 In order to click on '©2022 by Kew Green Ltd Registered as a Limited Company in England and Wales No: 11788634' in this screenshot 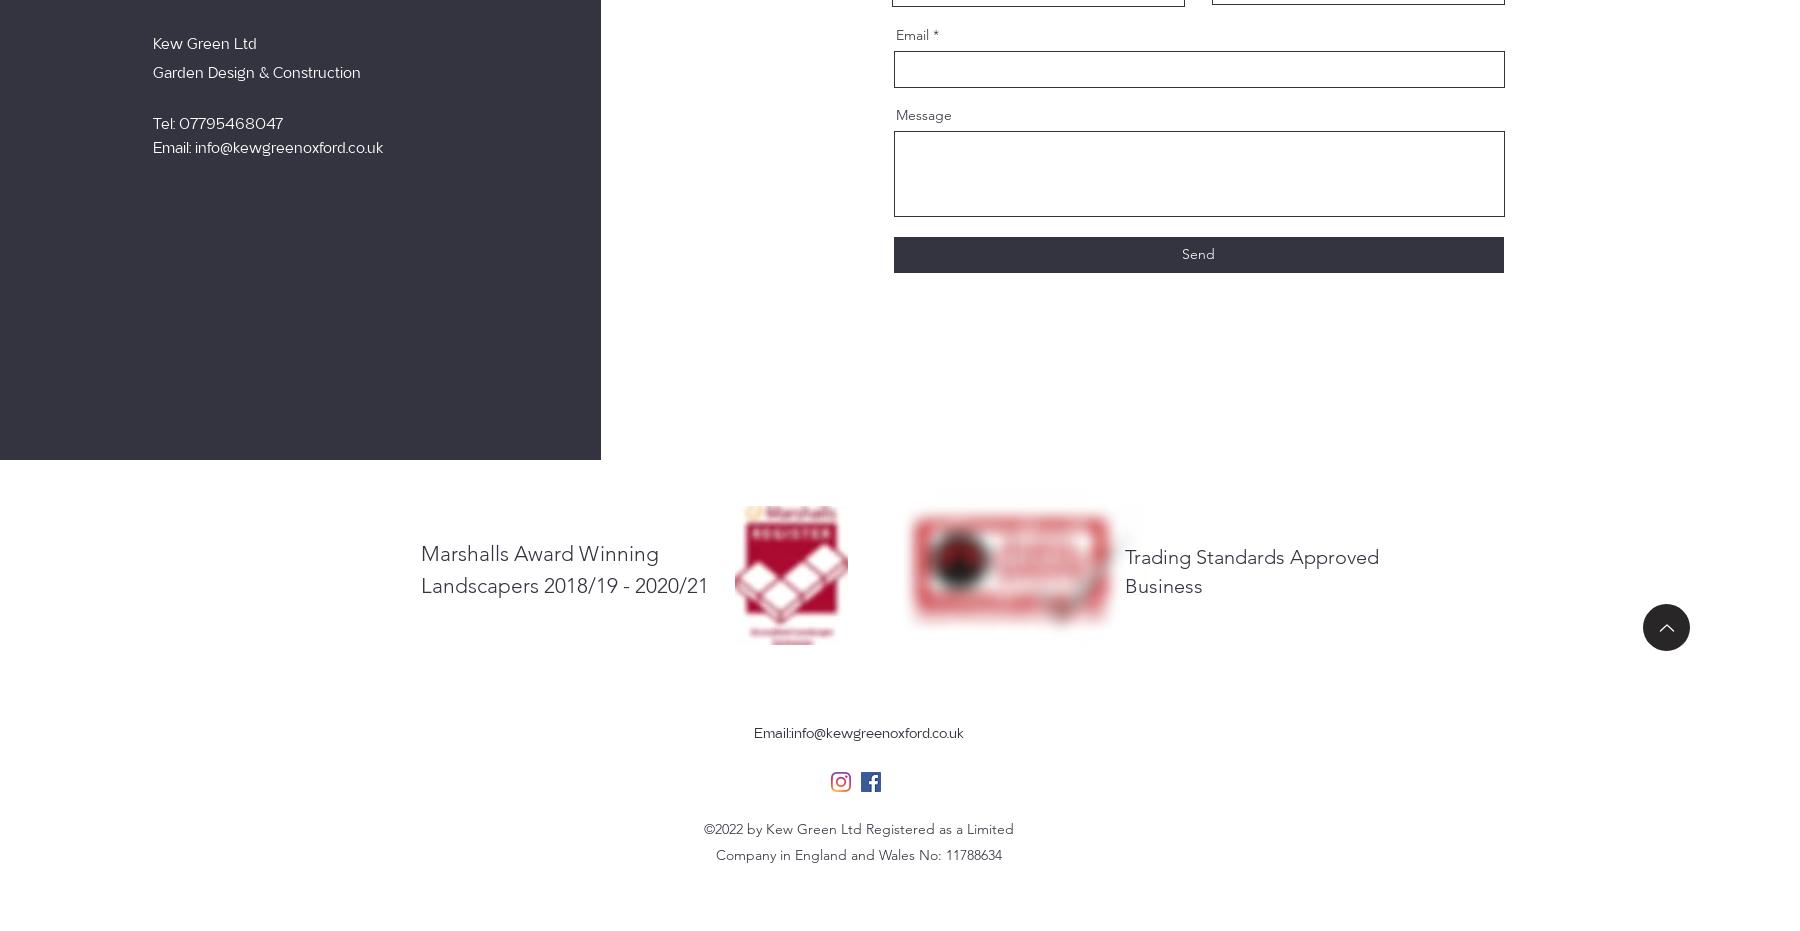, I will do `click(858, 840)`.